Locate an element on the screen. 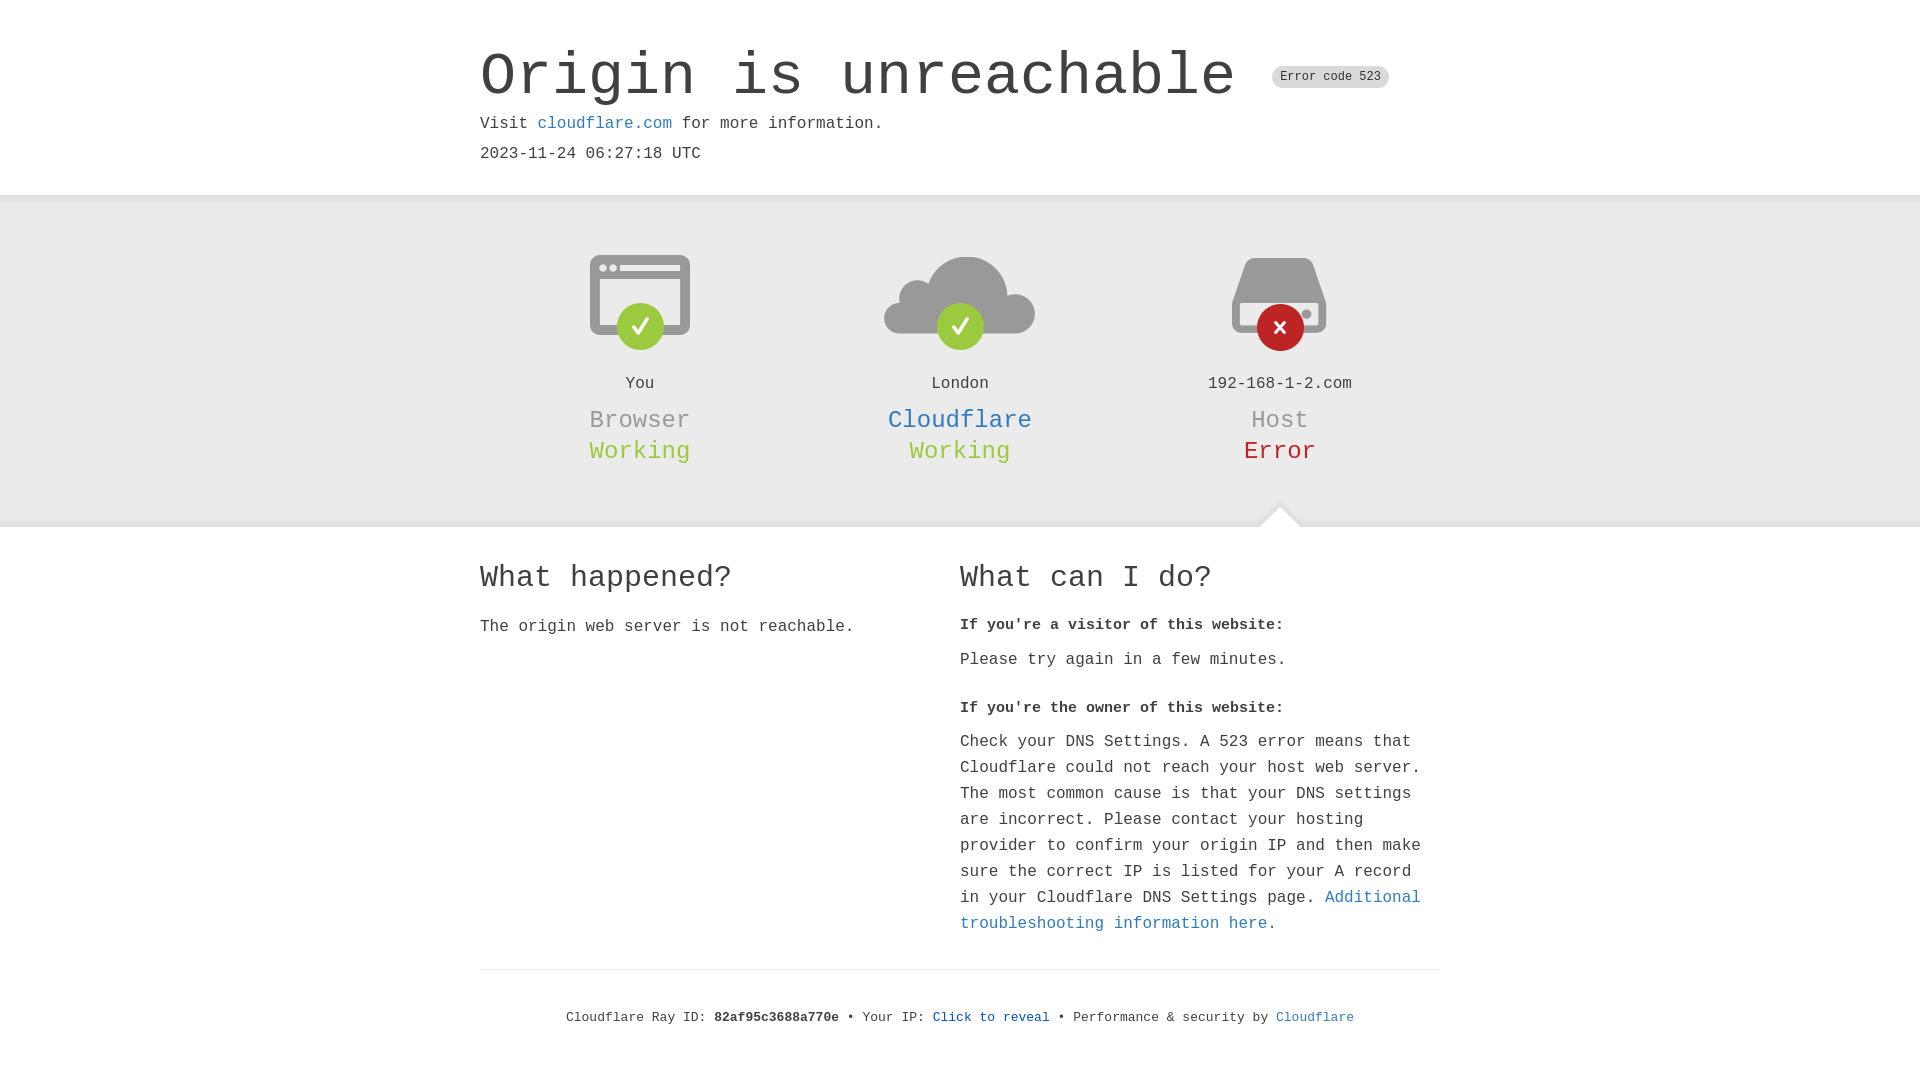  'Cloudflare' is located at coordinates (1275, 1017).